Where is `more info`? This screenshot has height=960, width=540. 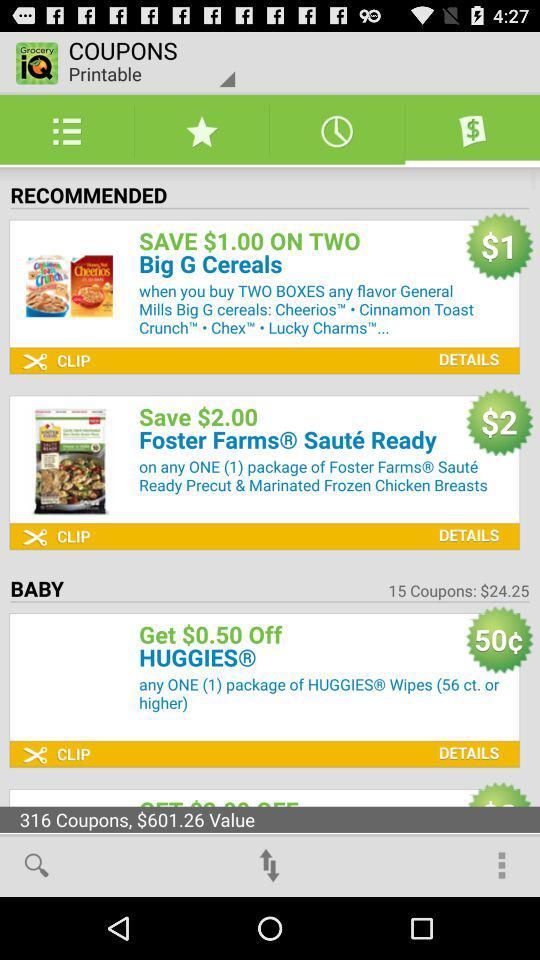 more info is located at coordinates (464, 344).